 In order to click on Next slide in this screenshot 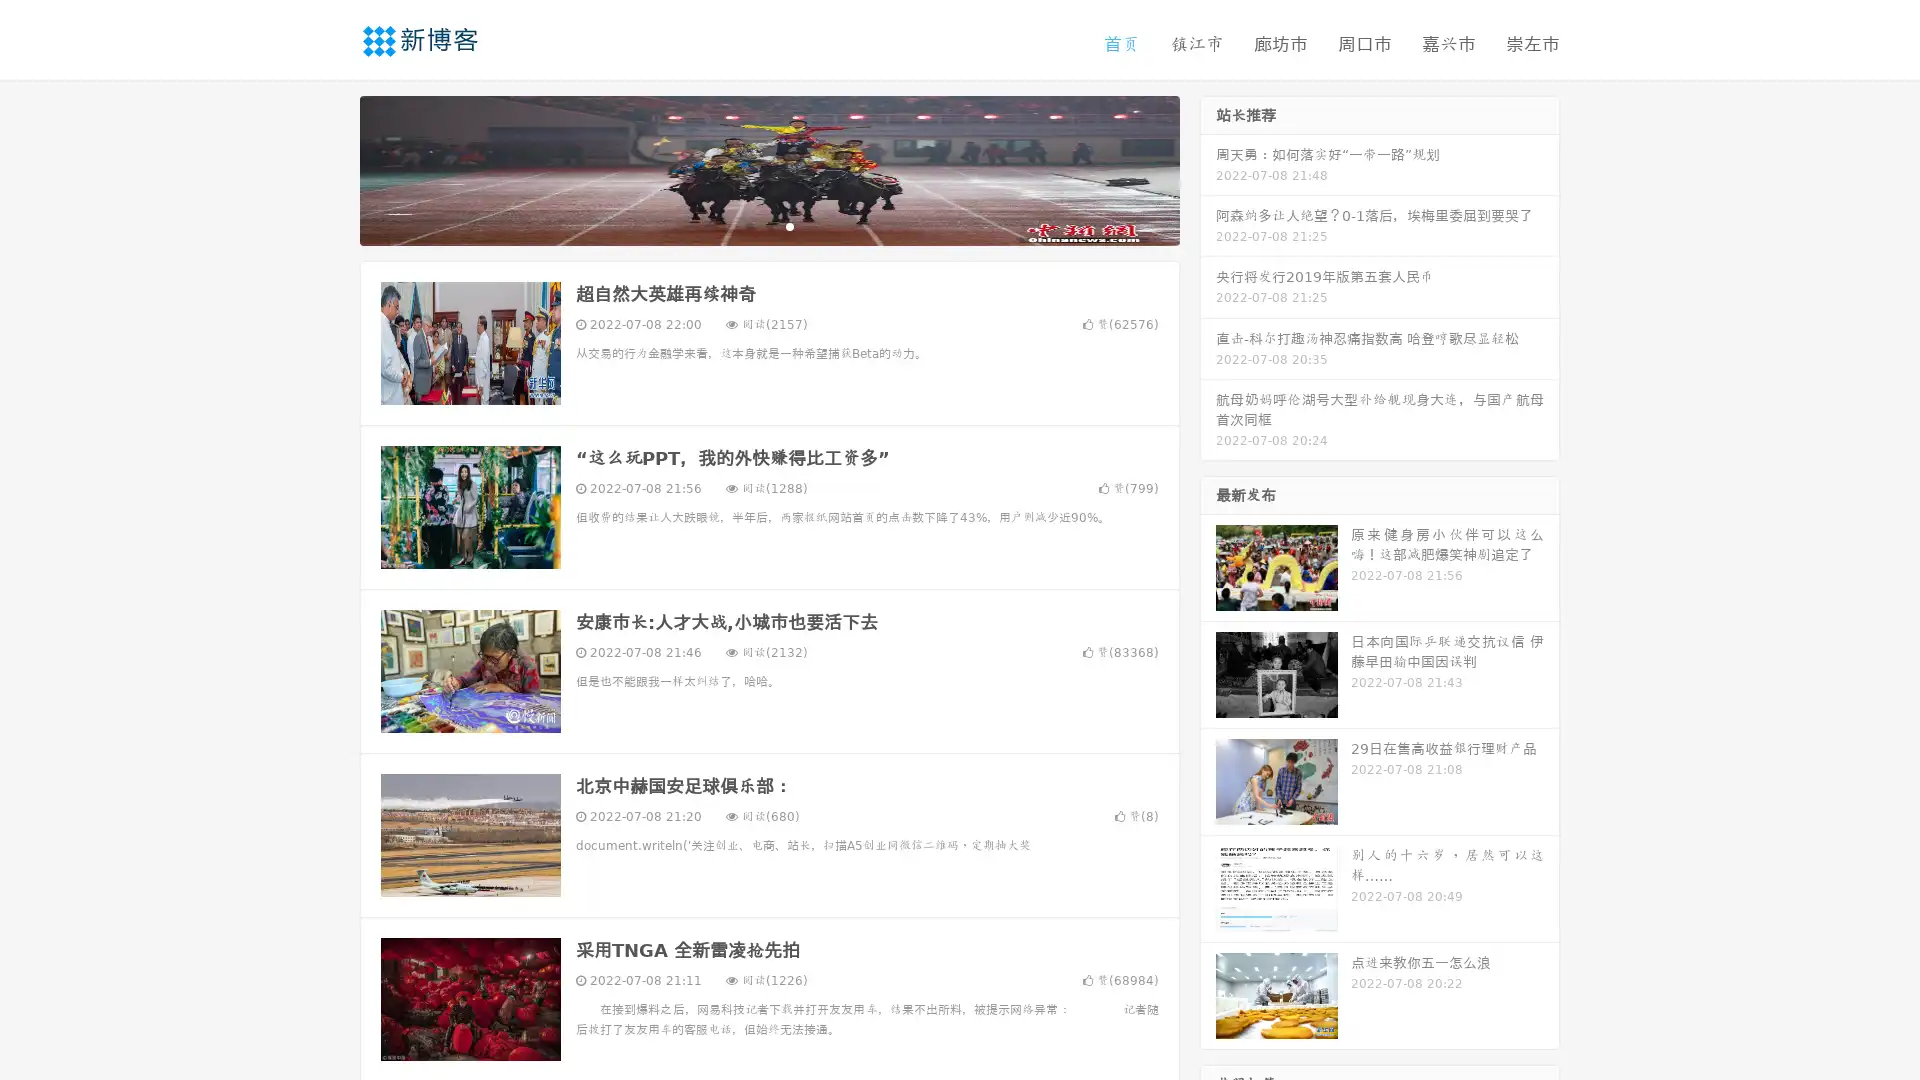, I will do `click(1208, 168)`.